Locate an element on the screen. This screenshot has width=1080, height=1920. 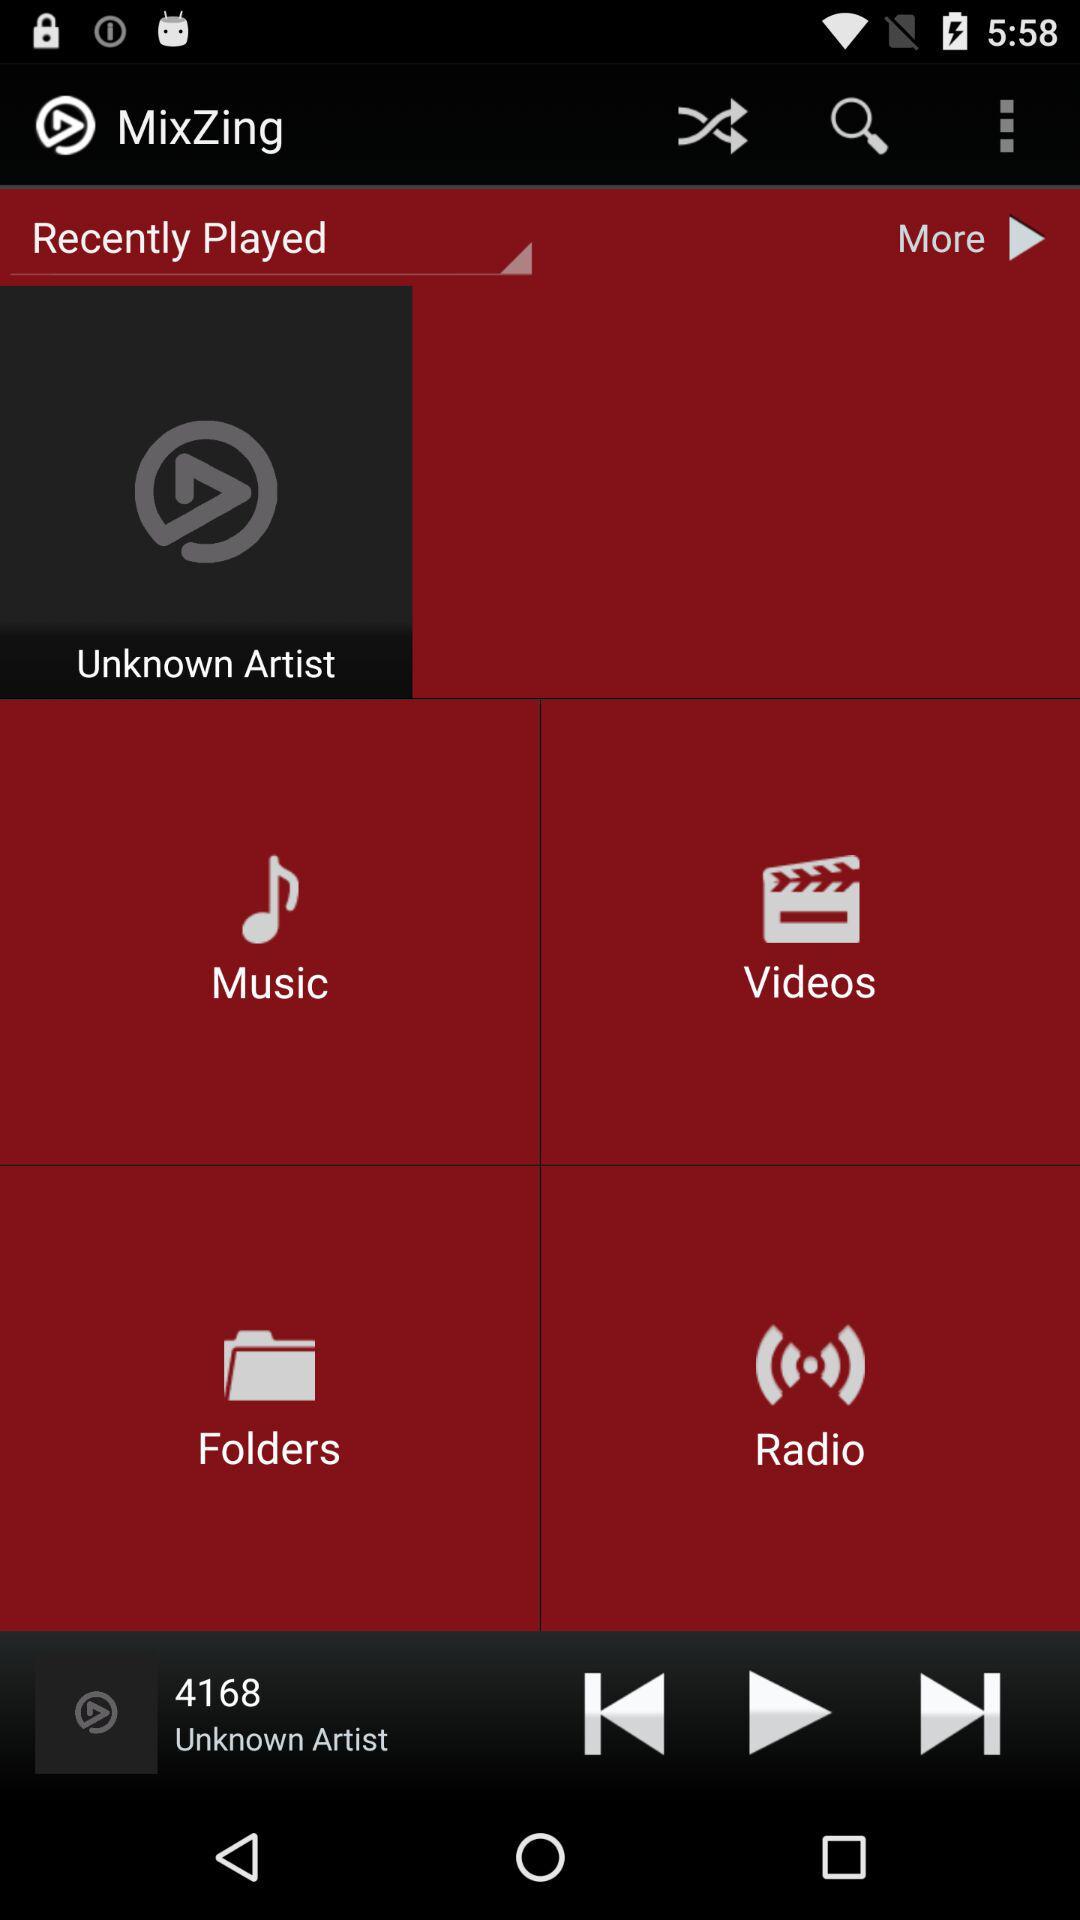
more is located at coordinates (1032, 237).